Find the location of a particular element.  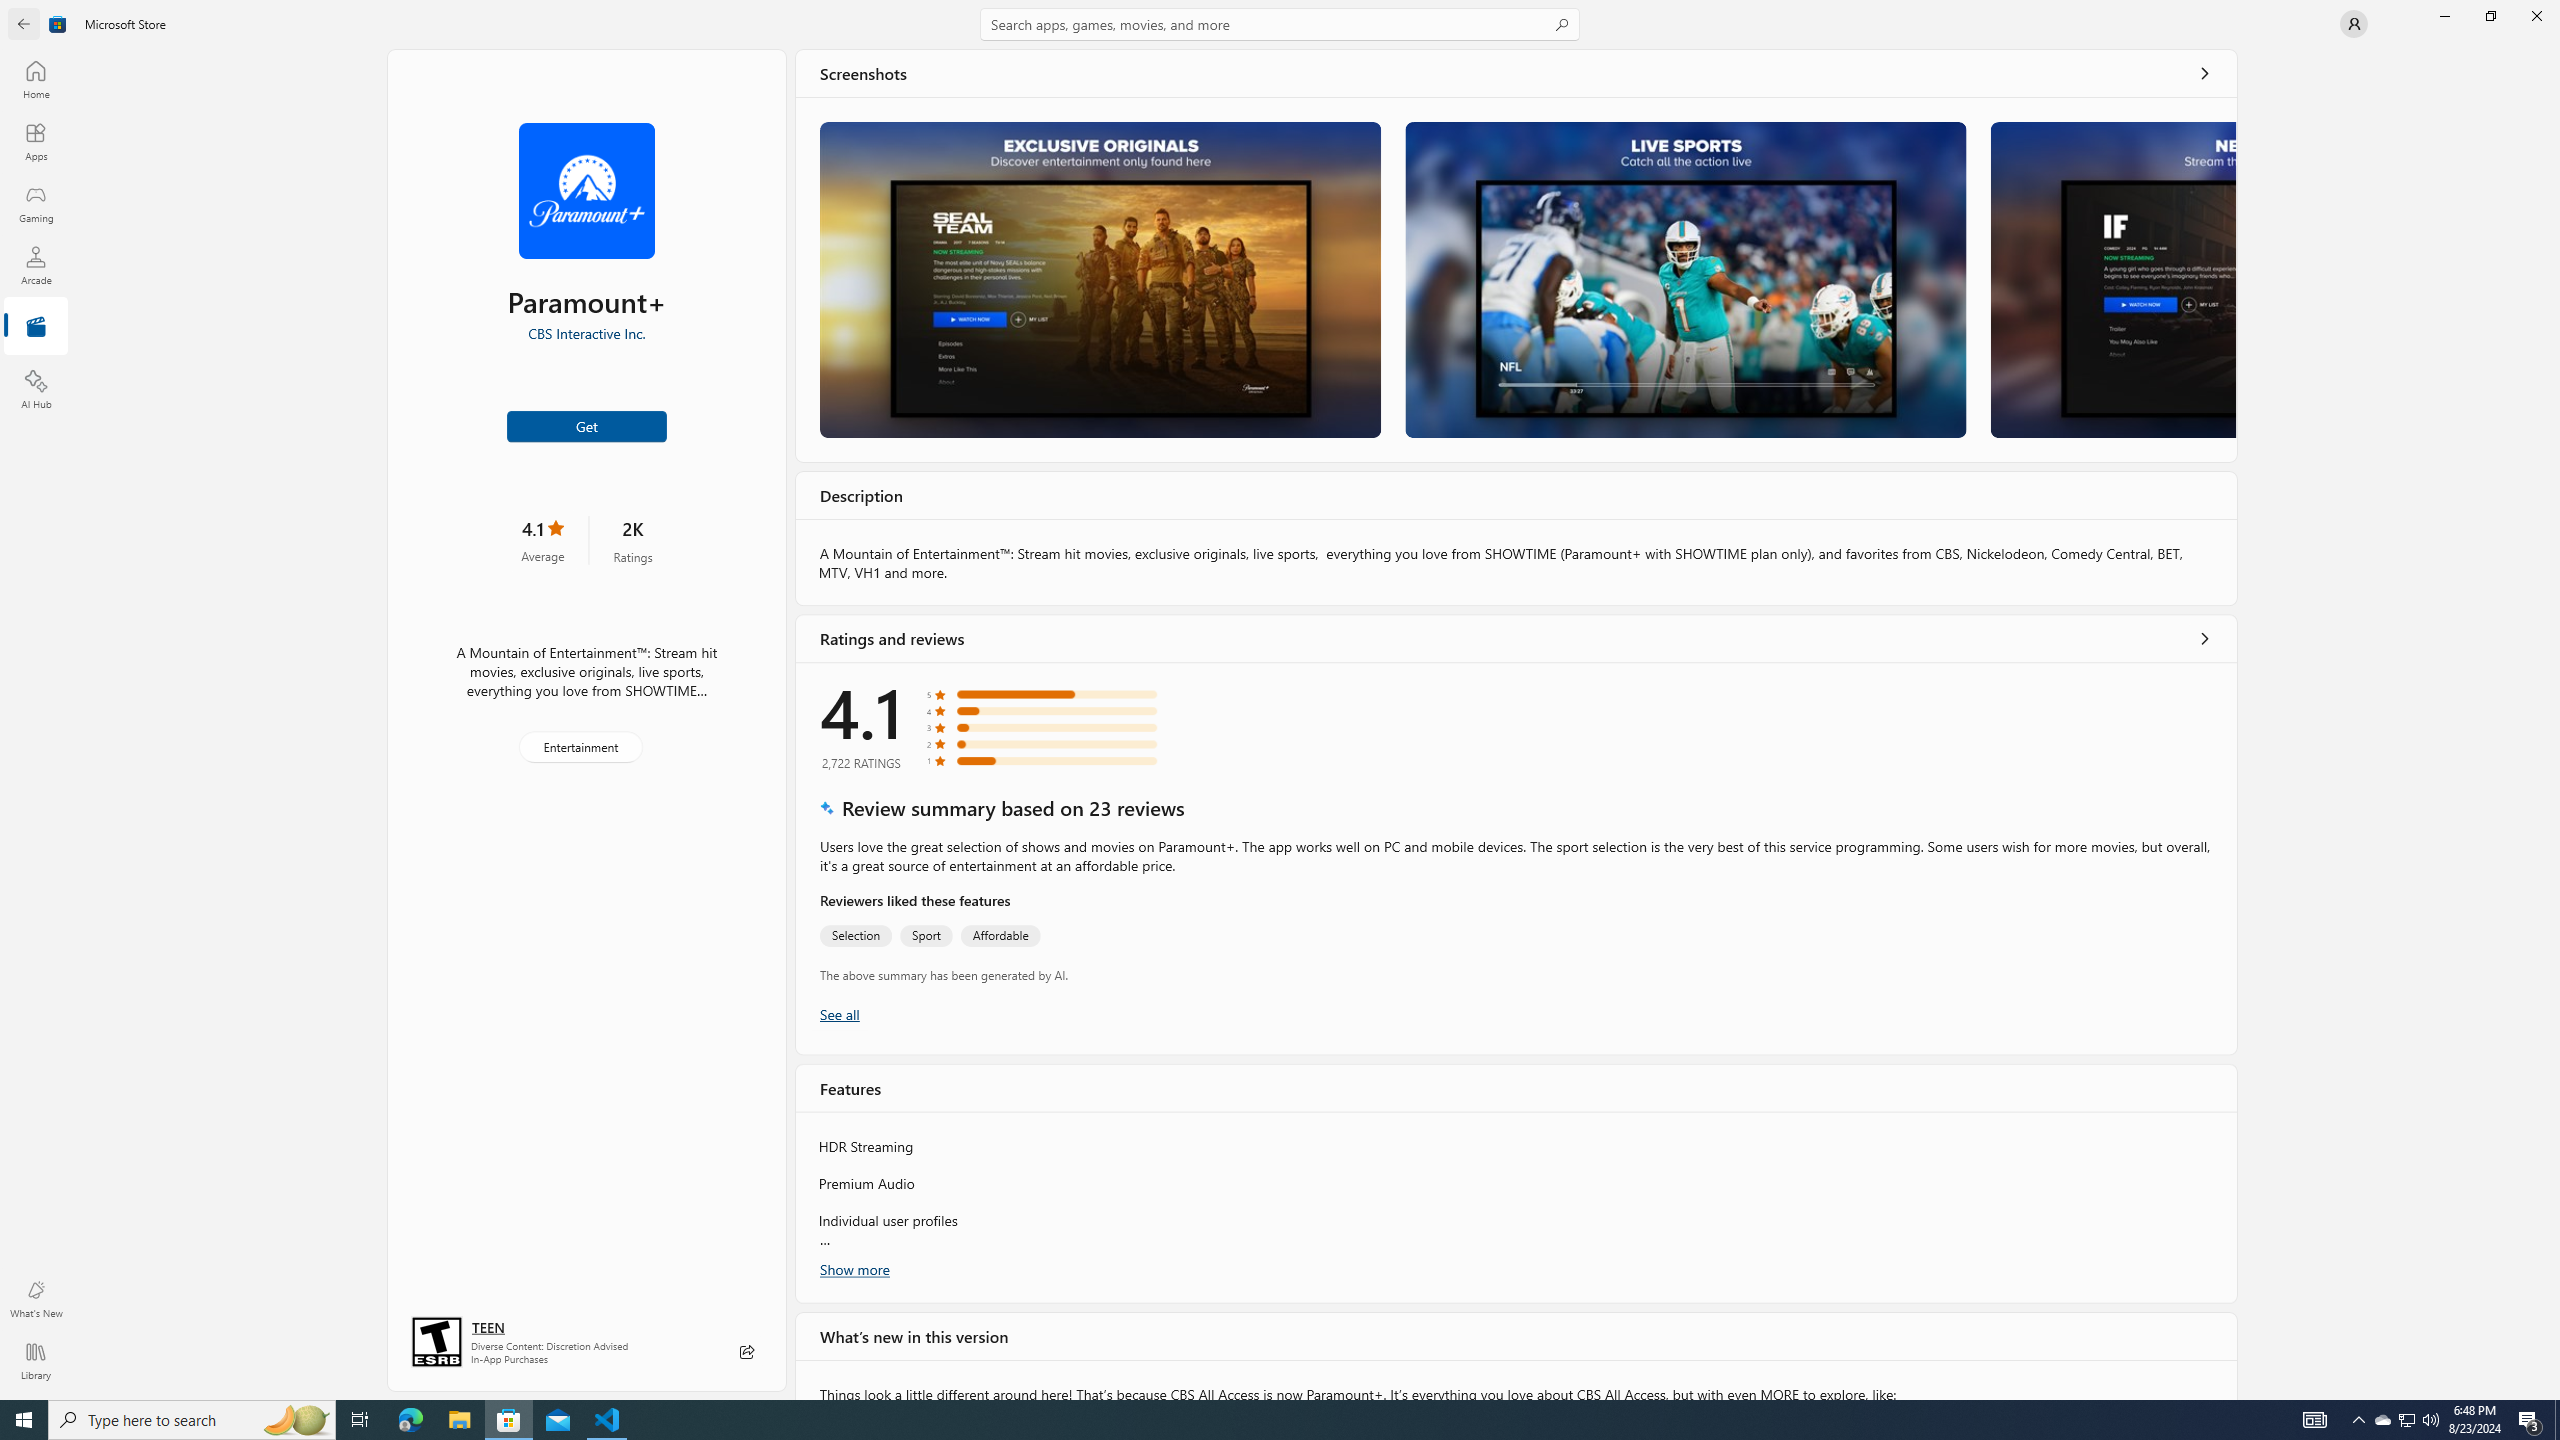

'User profile' is located at coordinates (2352, 22).